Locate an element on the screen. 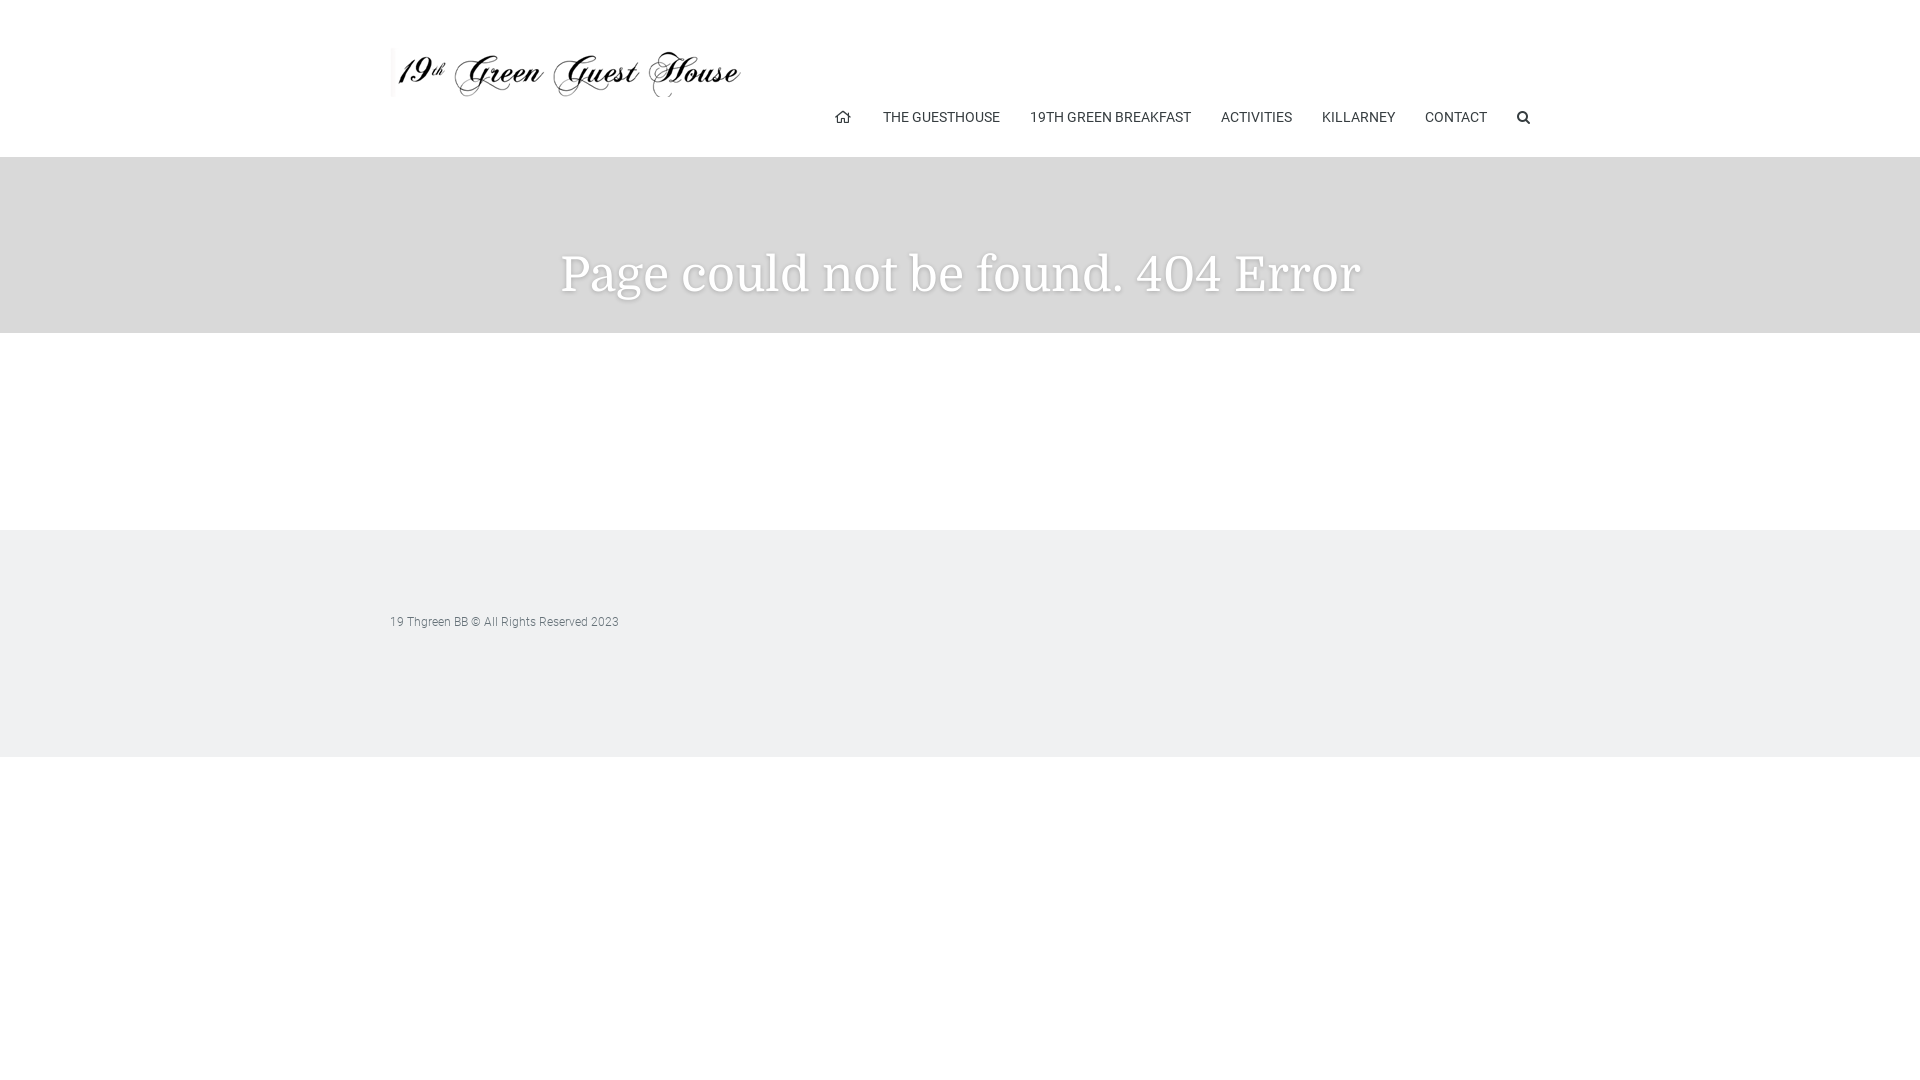  '19TH GREEN BREAKFAST' is located at coordinates (1109, 116).